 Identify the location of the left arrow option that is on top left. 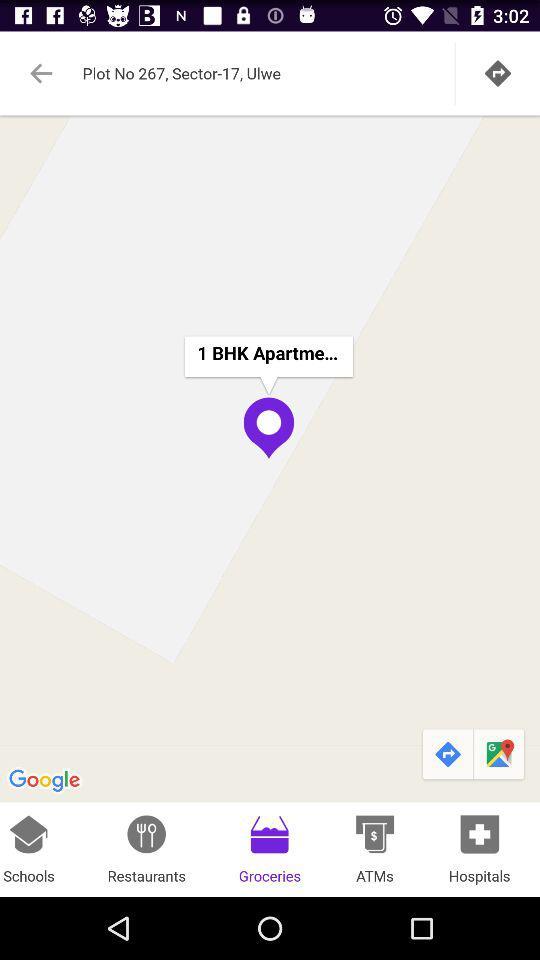
(42, 73).